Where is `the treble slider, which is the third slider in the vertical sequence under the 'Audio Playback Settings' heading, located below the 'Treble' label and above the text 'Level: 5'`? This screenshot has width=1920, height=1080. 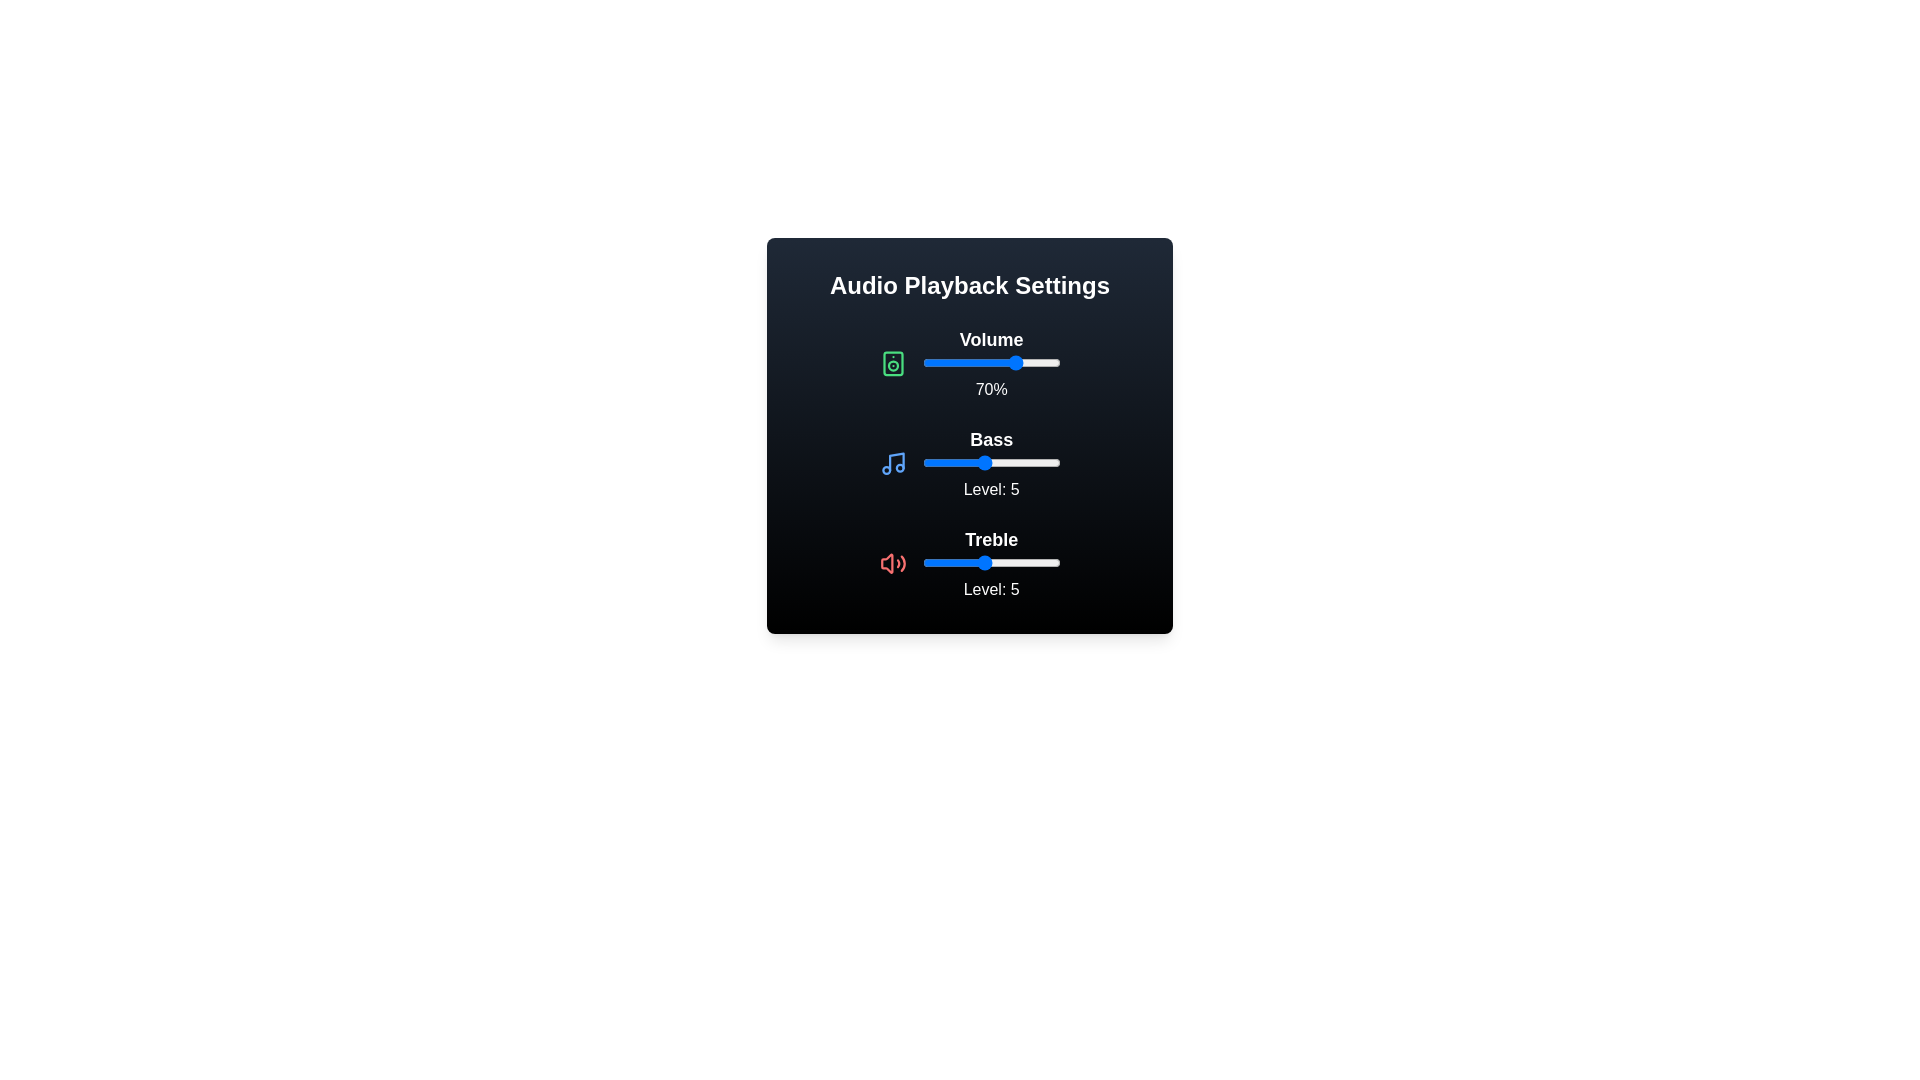
the treble slider, which is the third slider in the vertical sequence under the 'Audio Playback Settings' heading, located below the 'Treble' label and above the text 'Level: 5' is located at coordinates (991, 563).